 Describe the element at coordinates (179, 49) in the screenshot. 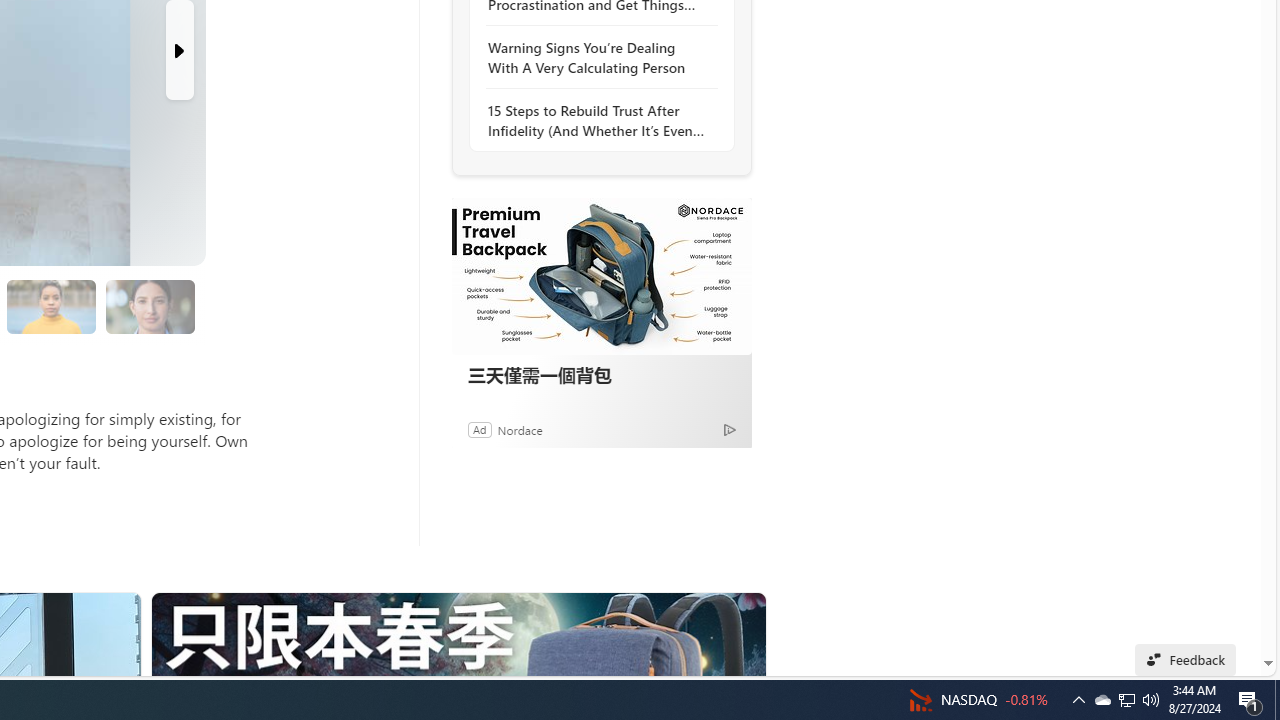

I see `'Next Slide'` at that location.